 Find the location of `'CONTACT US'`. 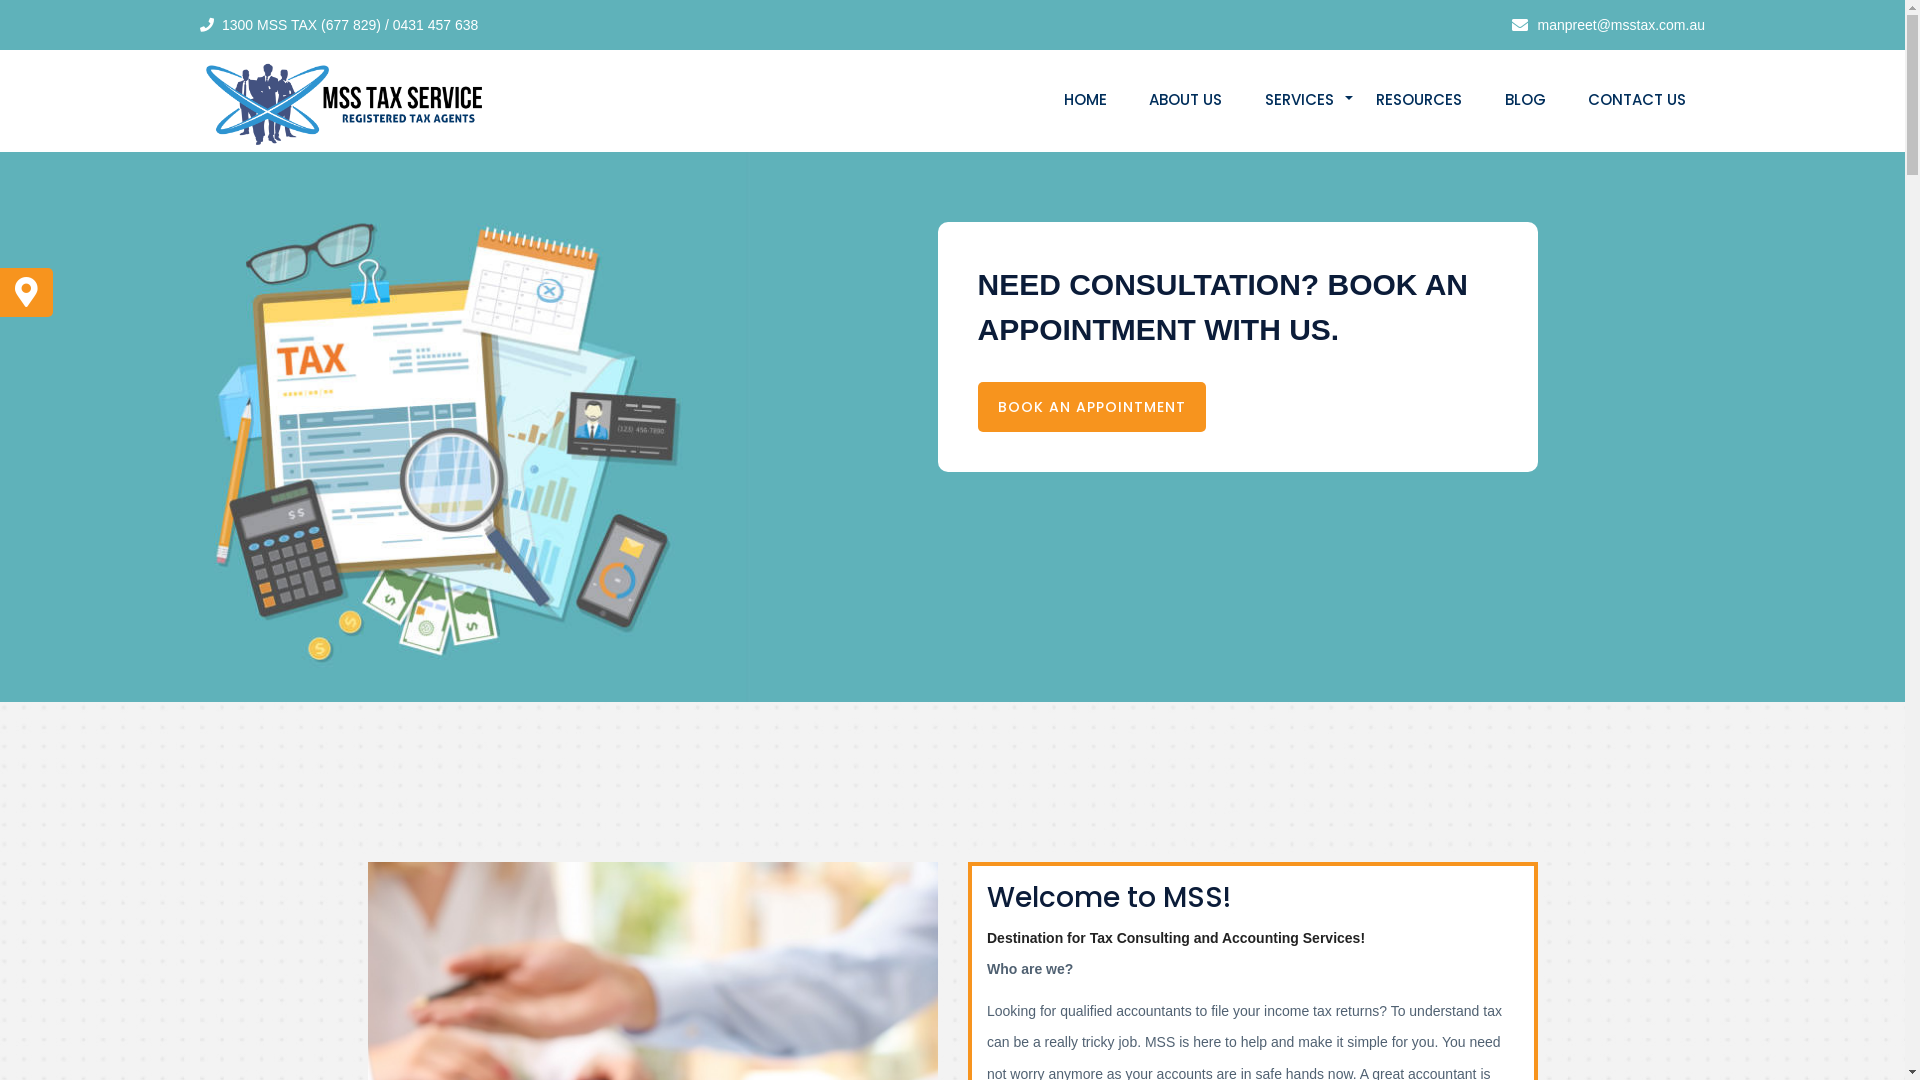

'CONTACT US' is located at coordinates (1636, 100).